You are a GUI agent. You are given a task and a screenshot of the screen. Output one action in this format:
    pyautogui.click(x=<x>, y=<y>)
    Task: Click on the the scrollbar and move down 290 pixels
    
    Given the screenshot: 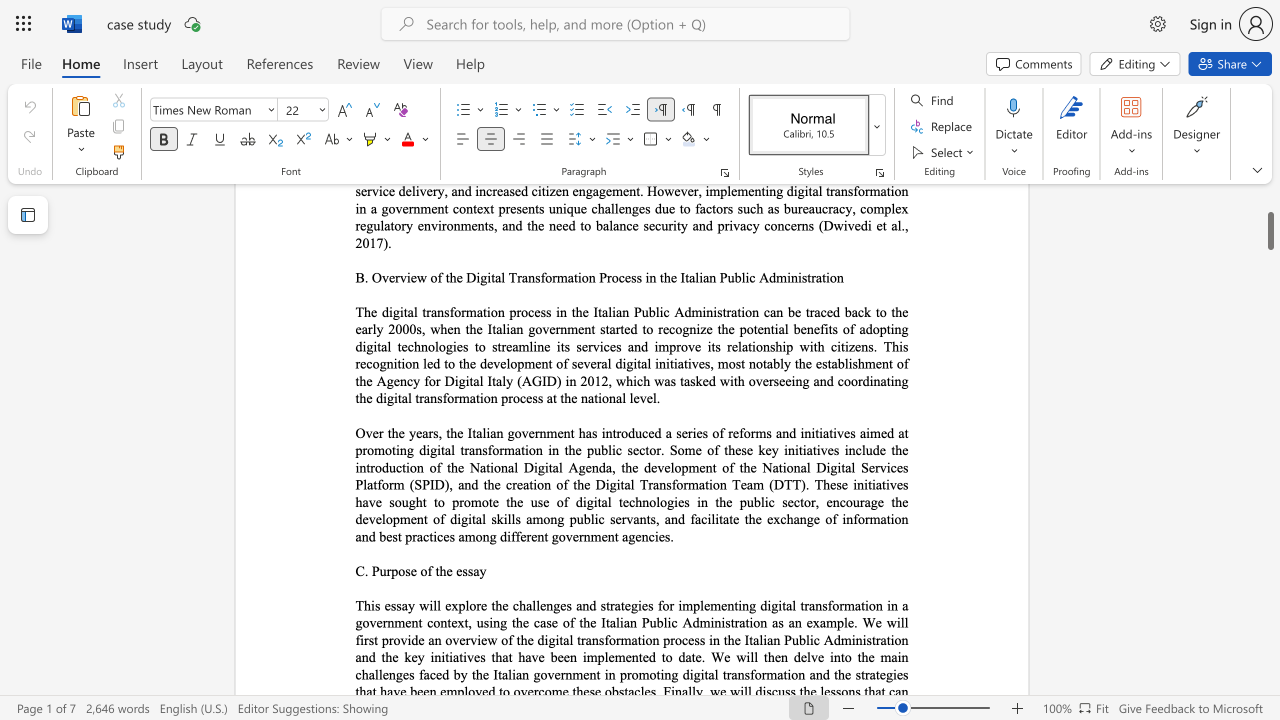 What is the action you would take?
    pyautogui.click(x=1269, y=223)
    